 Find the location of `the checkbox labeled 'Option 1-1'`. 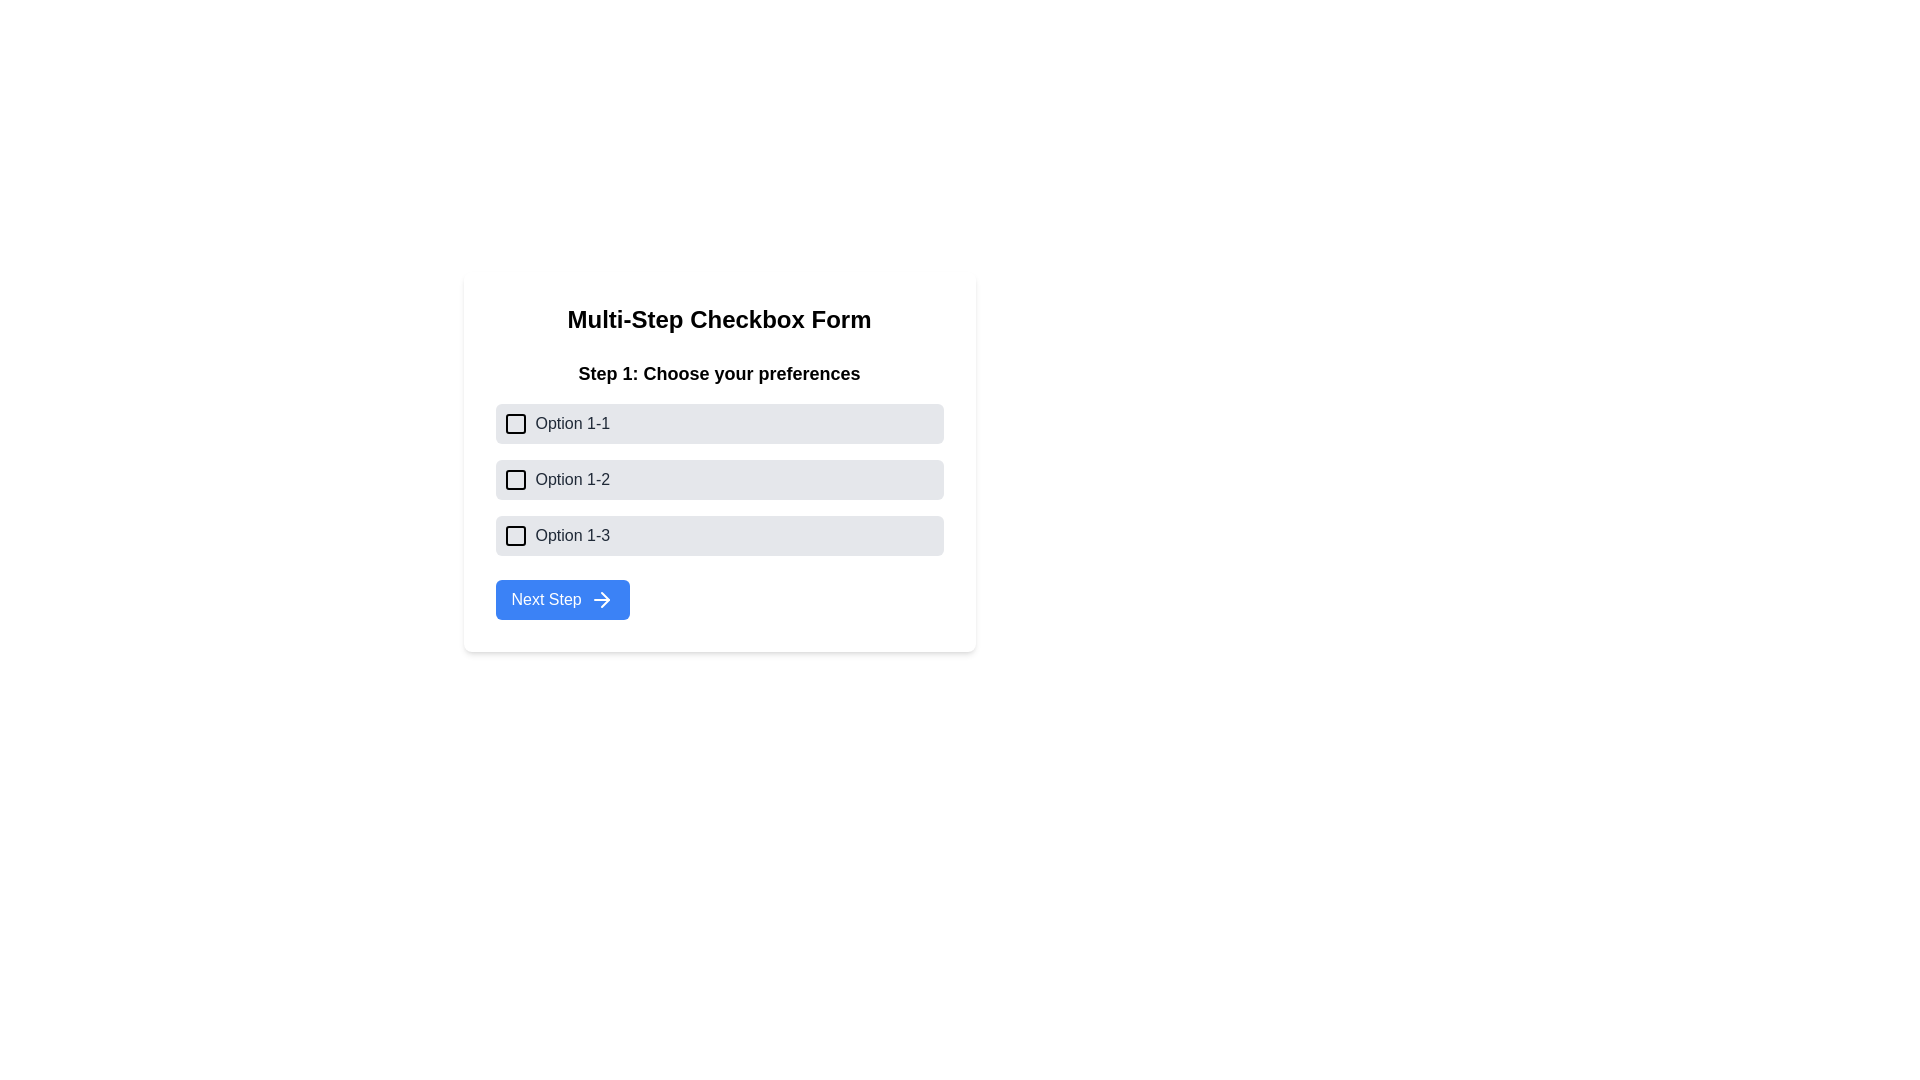

the checkbox labeled 'Option 1-1' is located at coordinates (719, 423).